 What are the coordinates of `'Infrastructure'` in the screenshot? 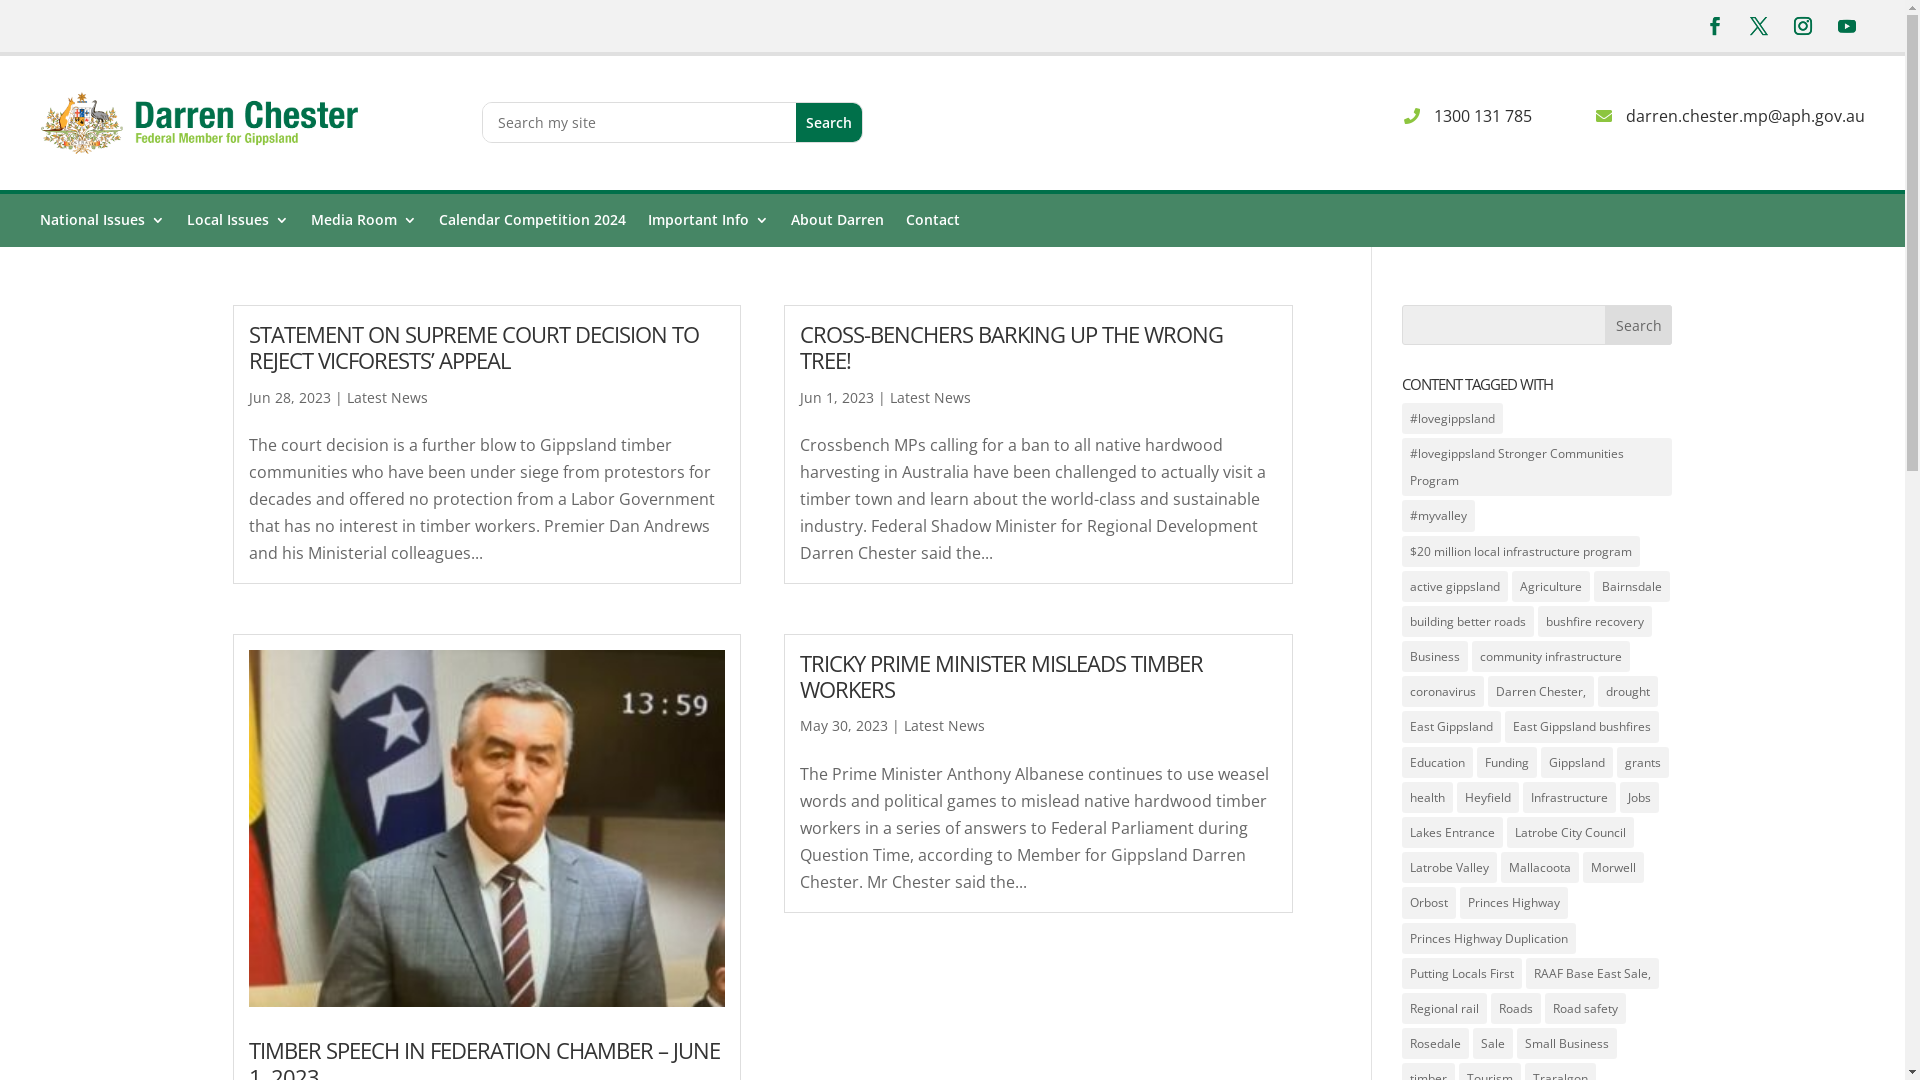 It's located at (1568, 796).